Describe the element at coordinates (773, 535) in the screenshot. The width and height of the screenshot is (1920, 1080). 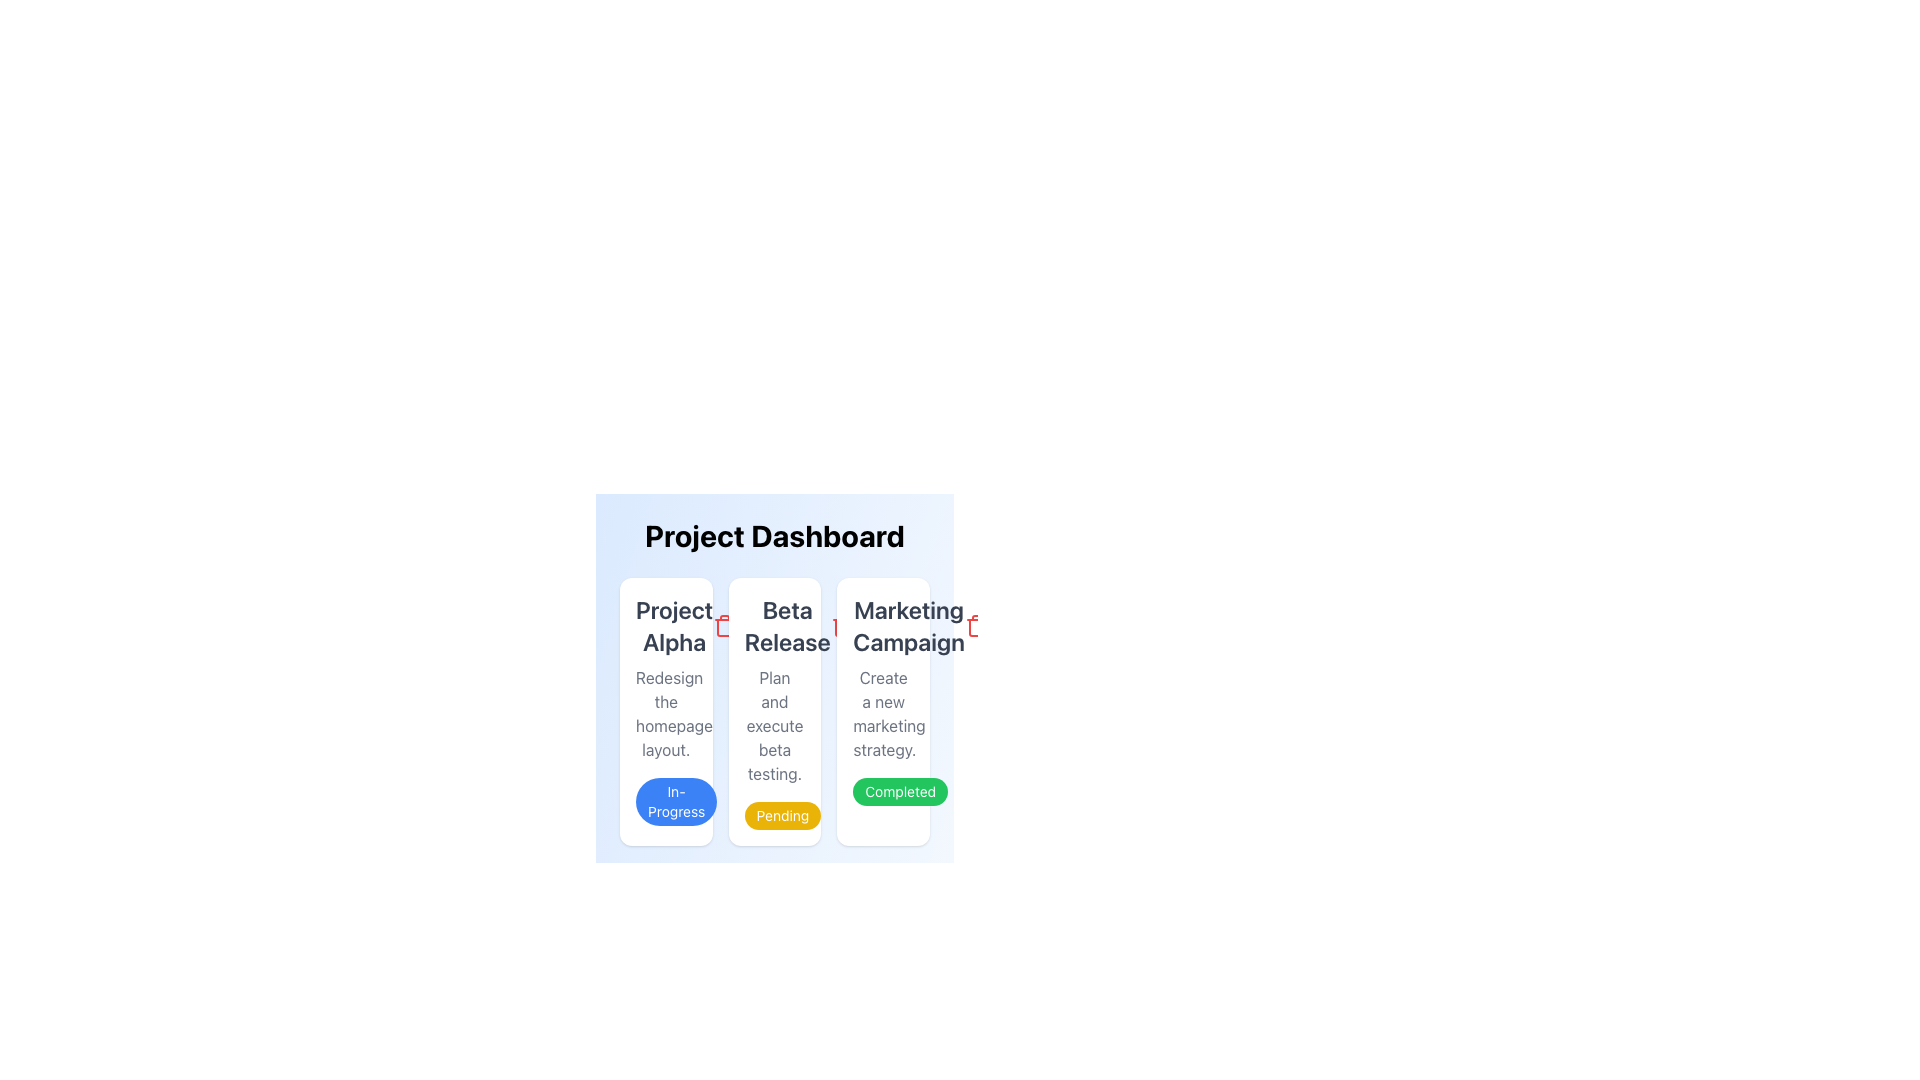
I see `the large, bold, centered text element that reads 'Project Dashboard', which is prominently displayed at the top of the section containing project cards` at that location.